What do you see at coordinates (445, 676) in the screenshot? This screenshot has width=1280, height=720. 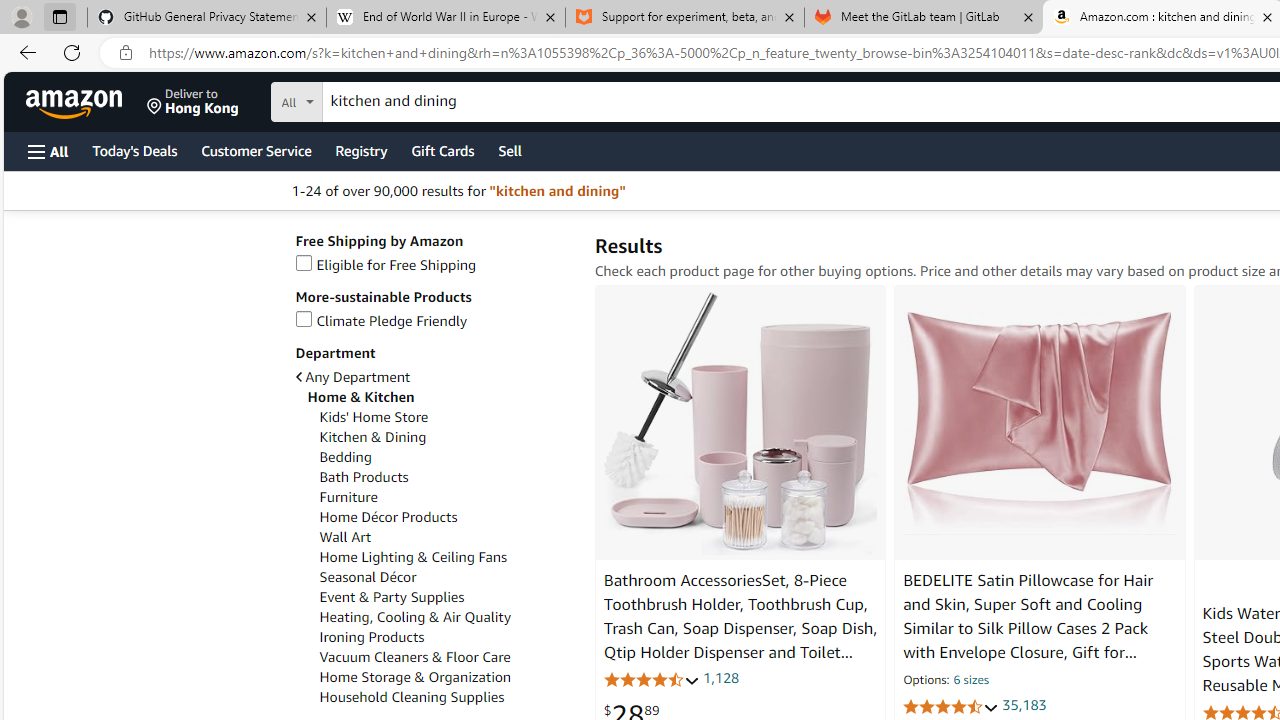 I see `'Home Storage & Organization'` at bounding box center [445, 676].